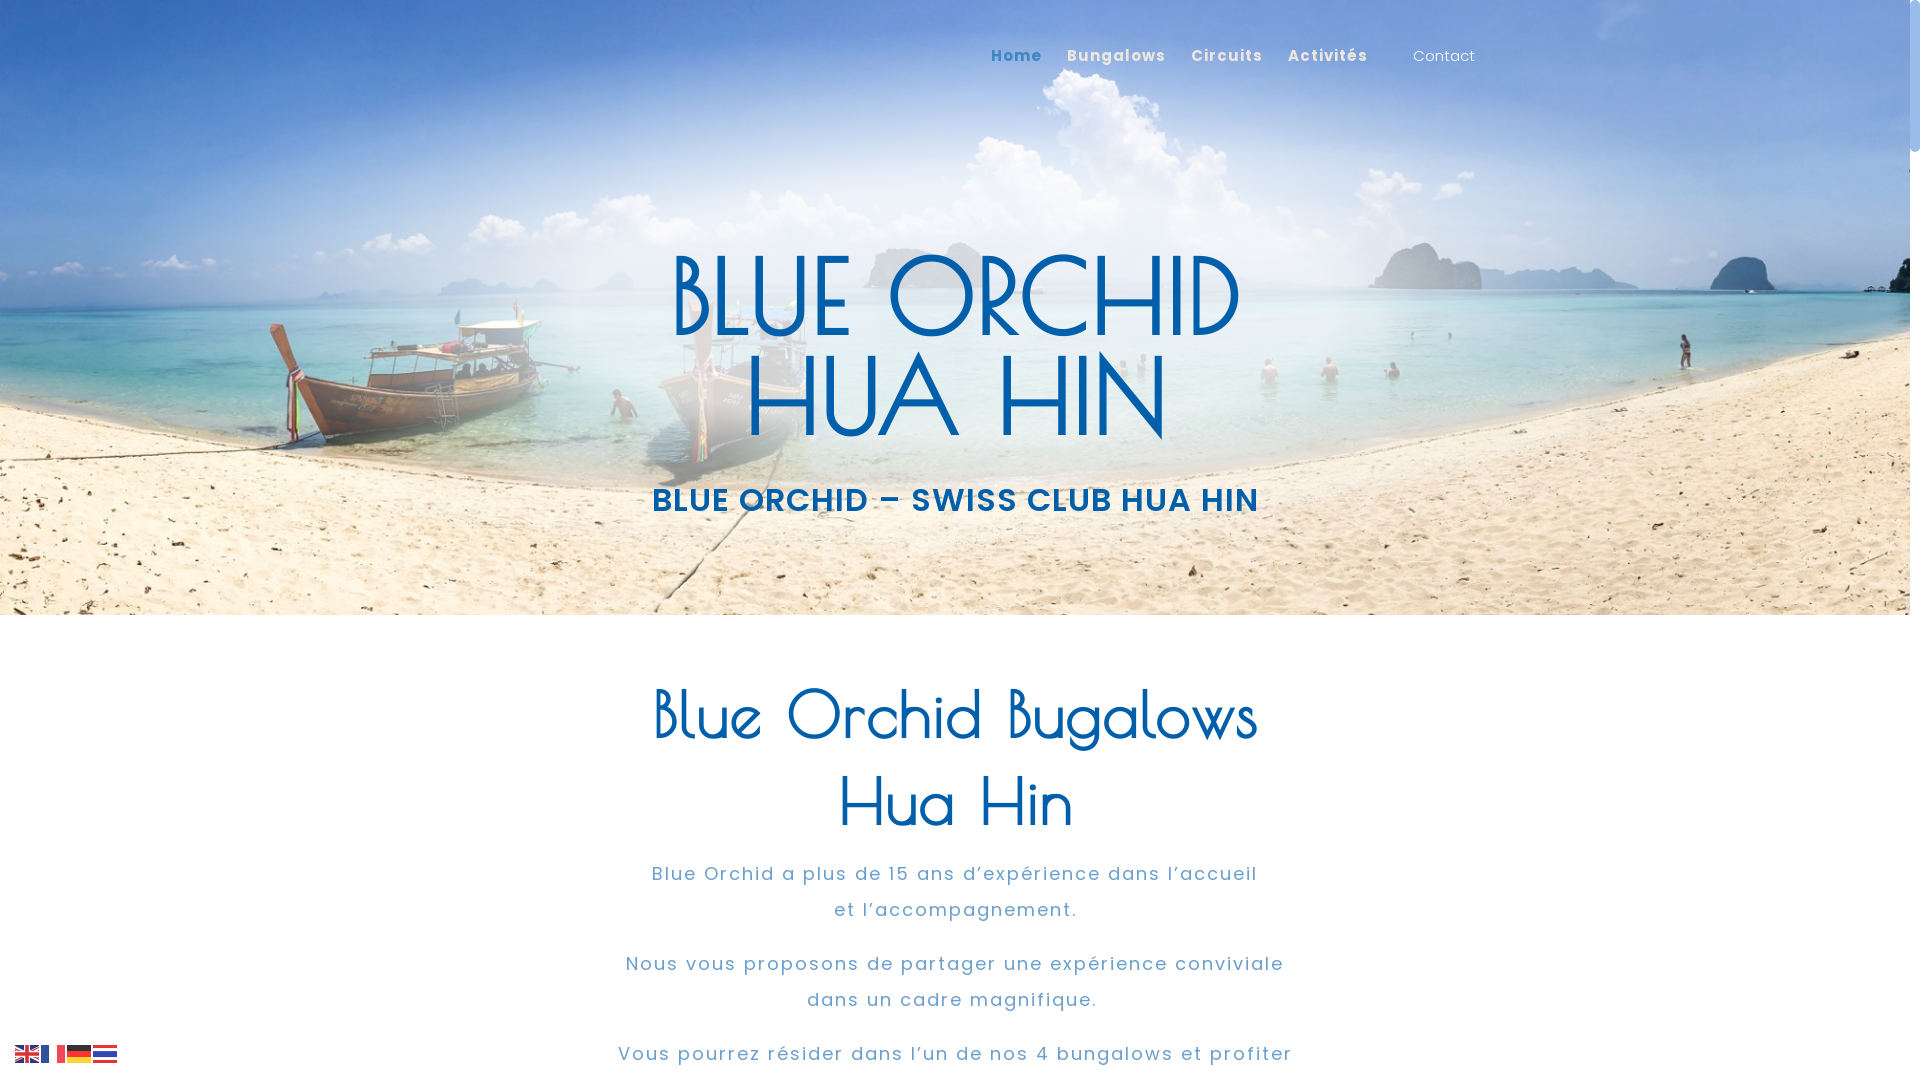 Image resolution: width=1920 pixels, height=1080 pixels. What do you see at coordinates (1065, 68) in the screenshot?
I see `'Bungalows'` at bounding box center [1065, 68].